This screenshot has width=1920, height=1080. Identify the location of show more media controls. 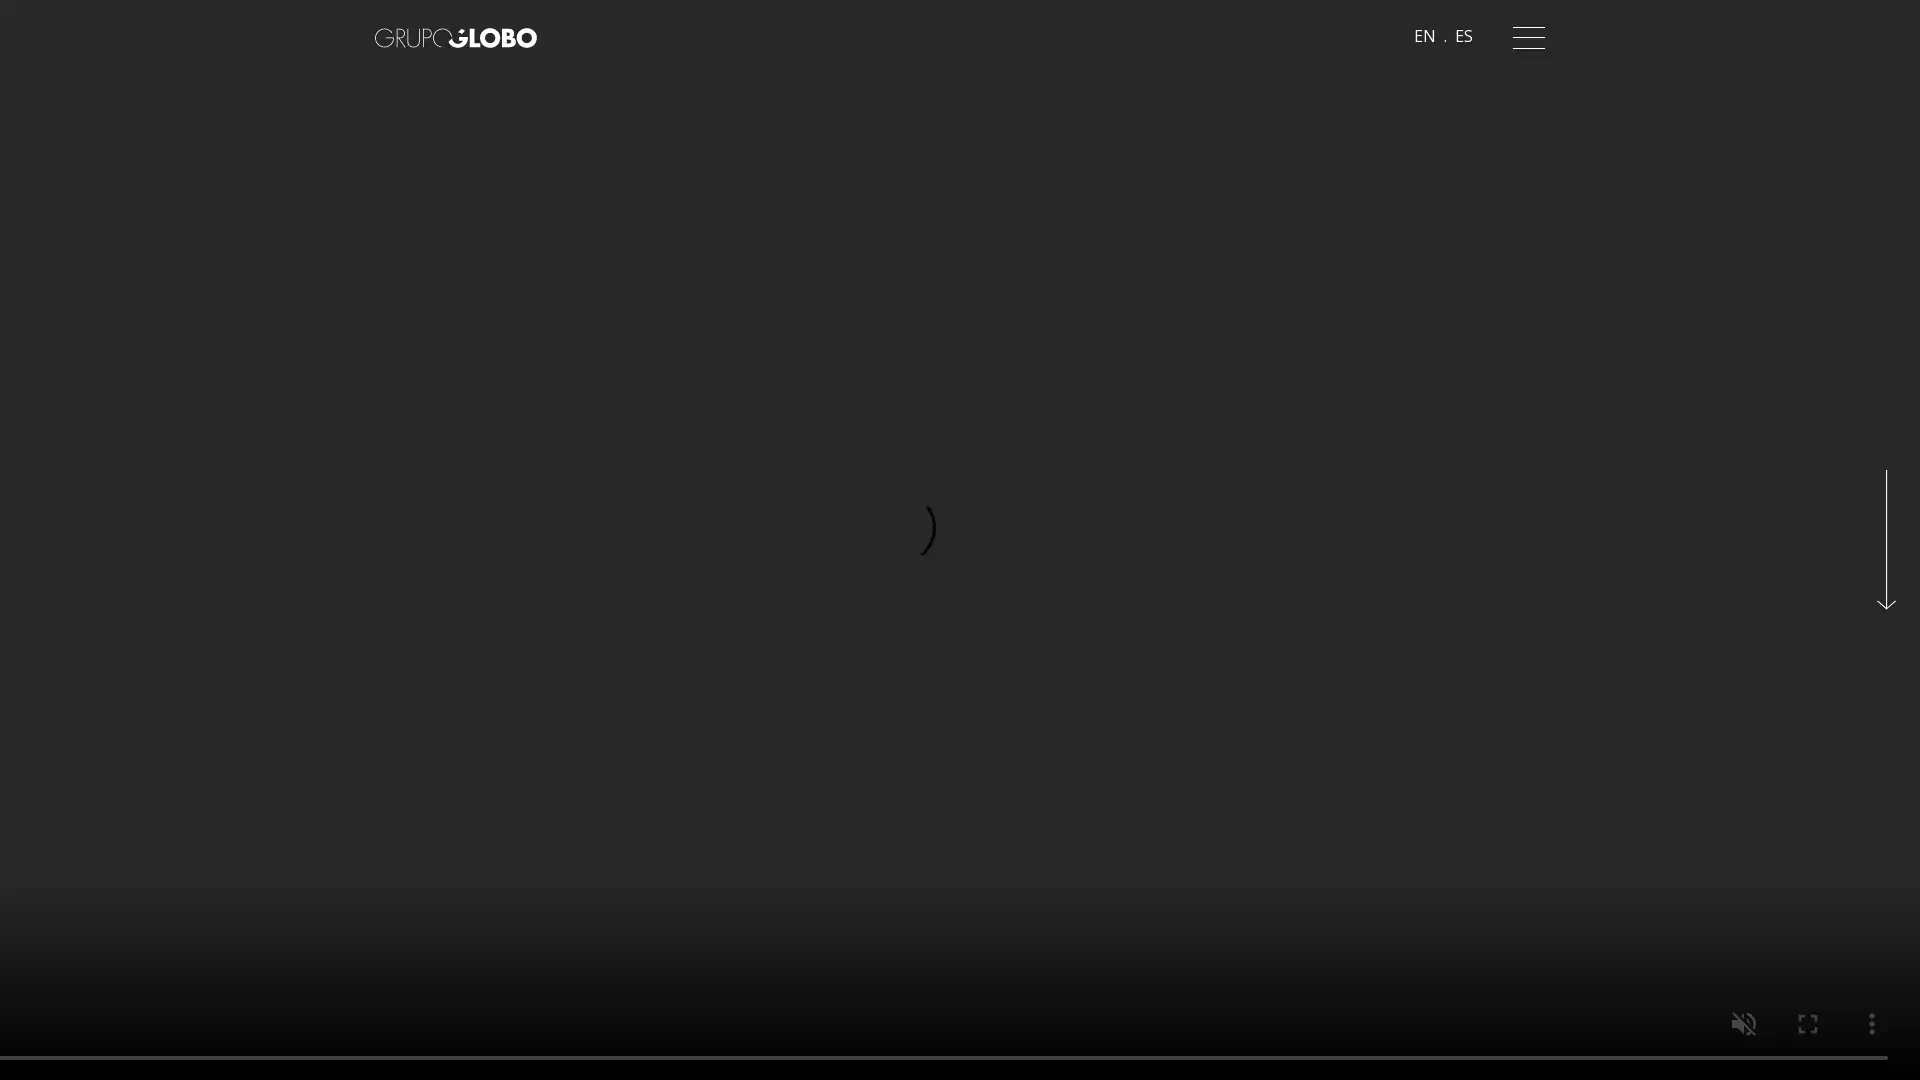
(1871, 1023).